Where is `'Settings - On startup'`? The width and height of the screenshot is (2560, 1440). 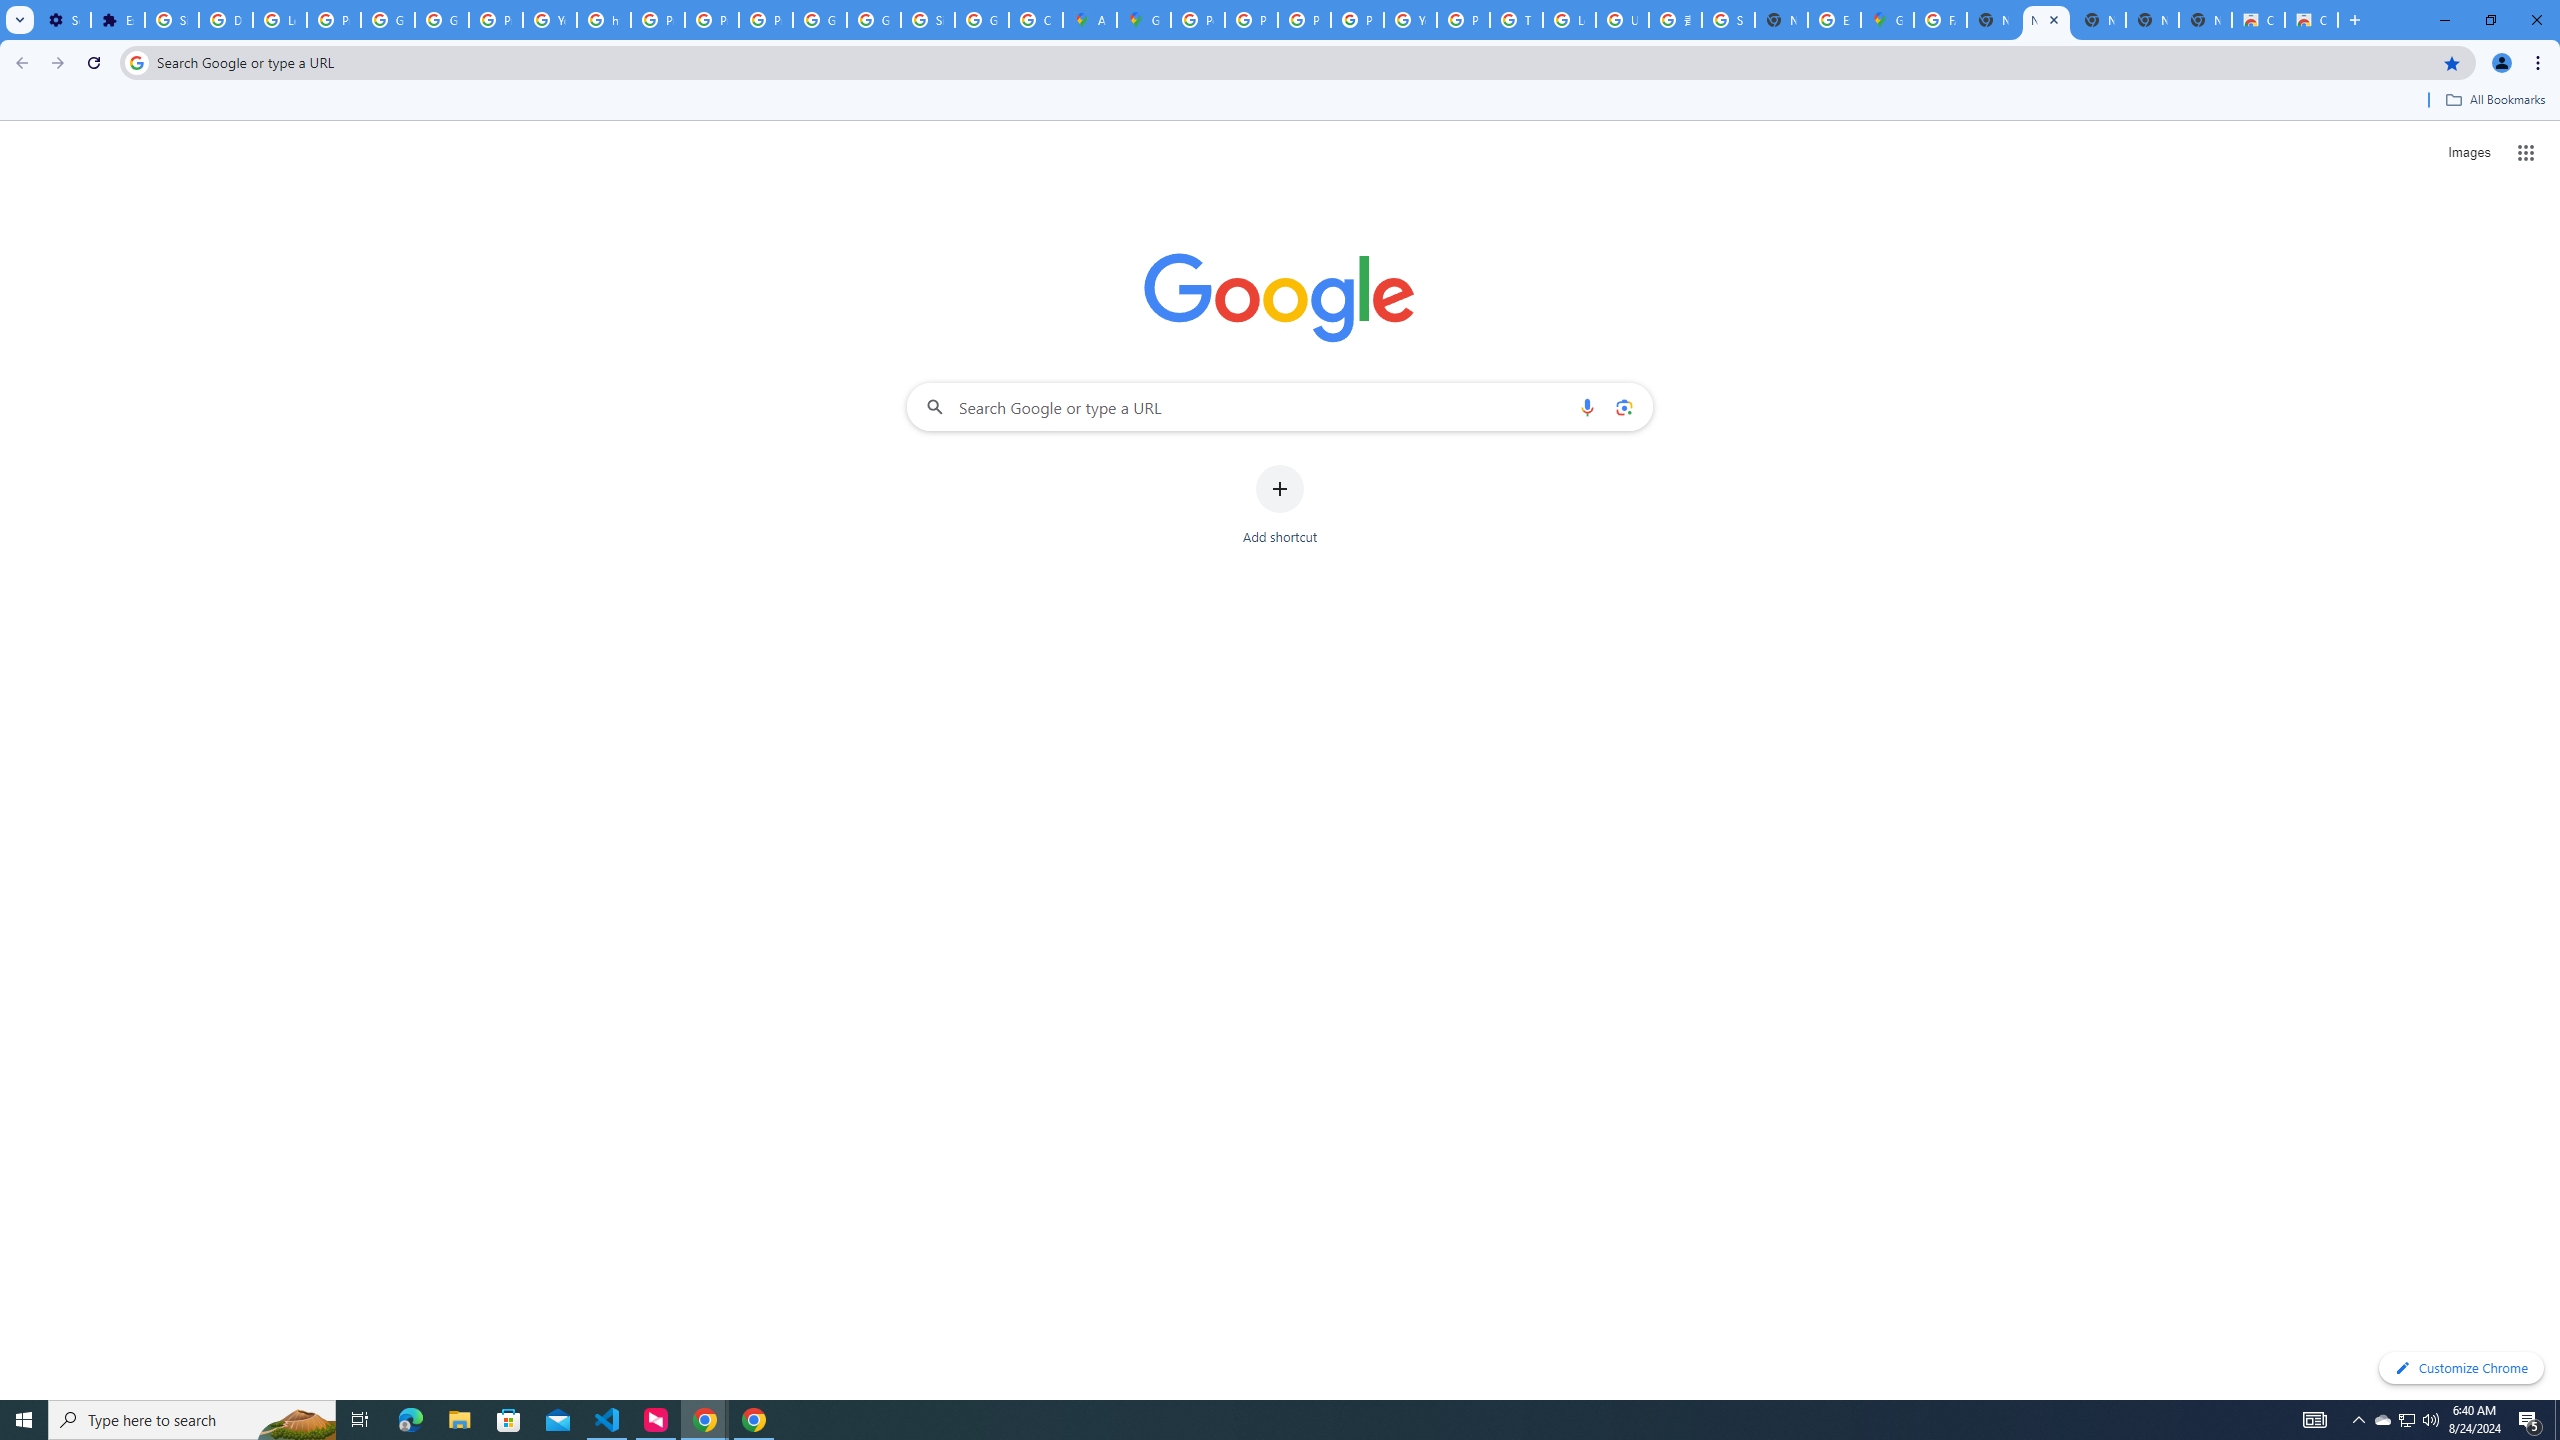 'Settings - On startup' is located at coordinates (64, 19).